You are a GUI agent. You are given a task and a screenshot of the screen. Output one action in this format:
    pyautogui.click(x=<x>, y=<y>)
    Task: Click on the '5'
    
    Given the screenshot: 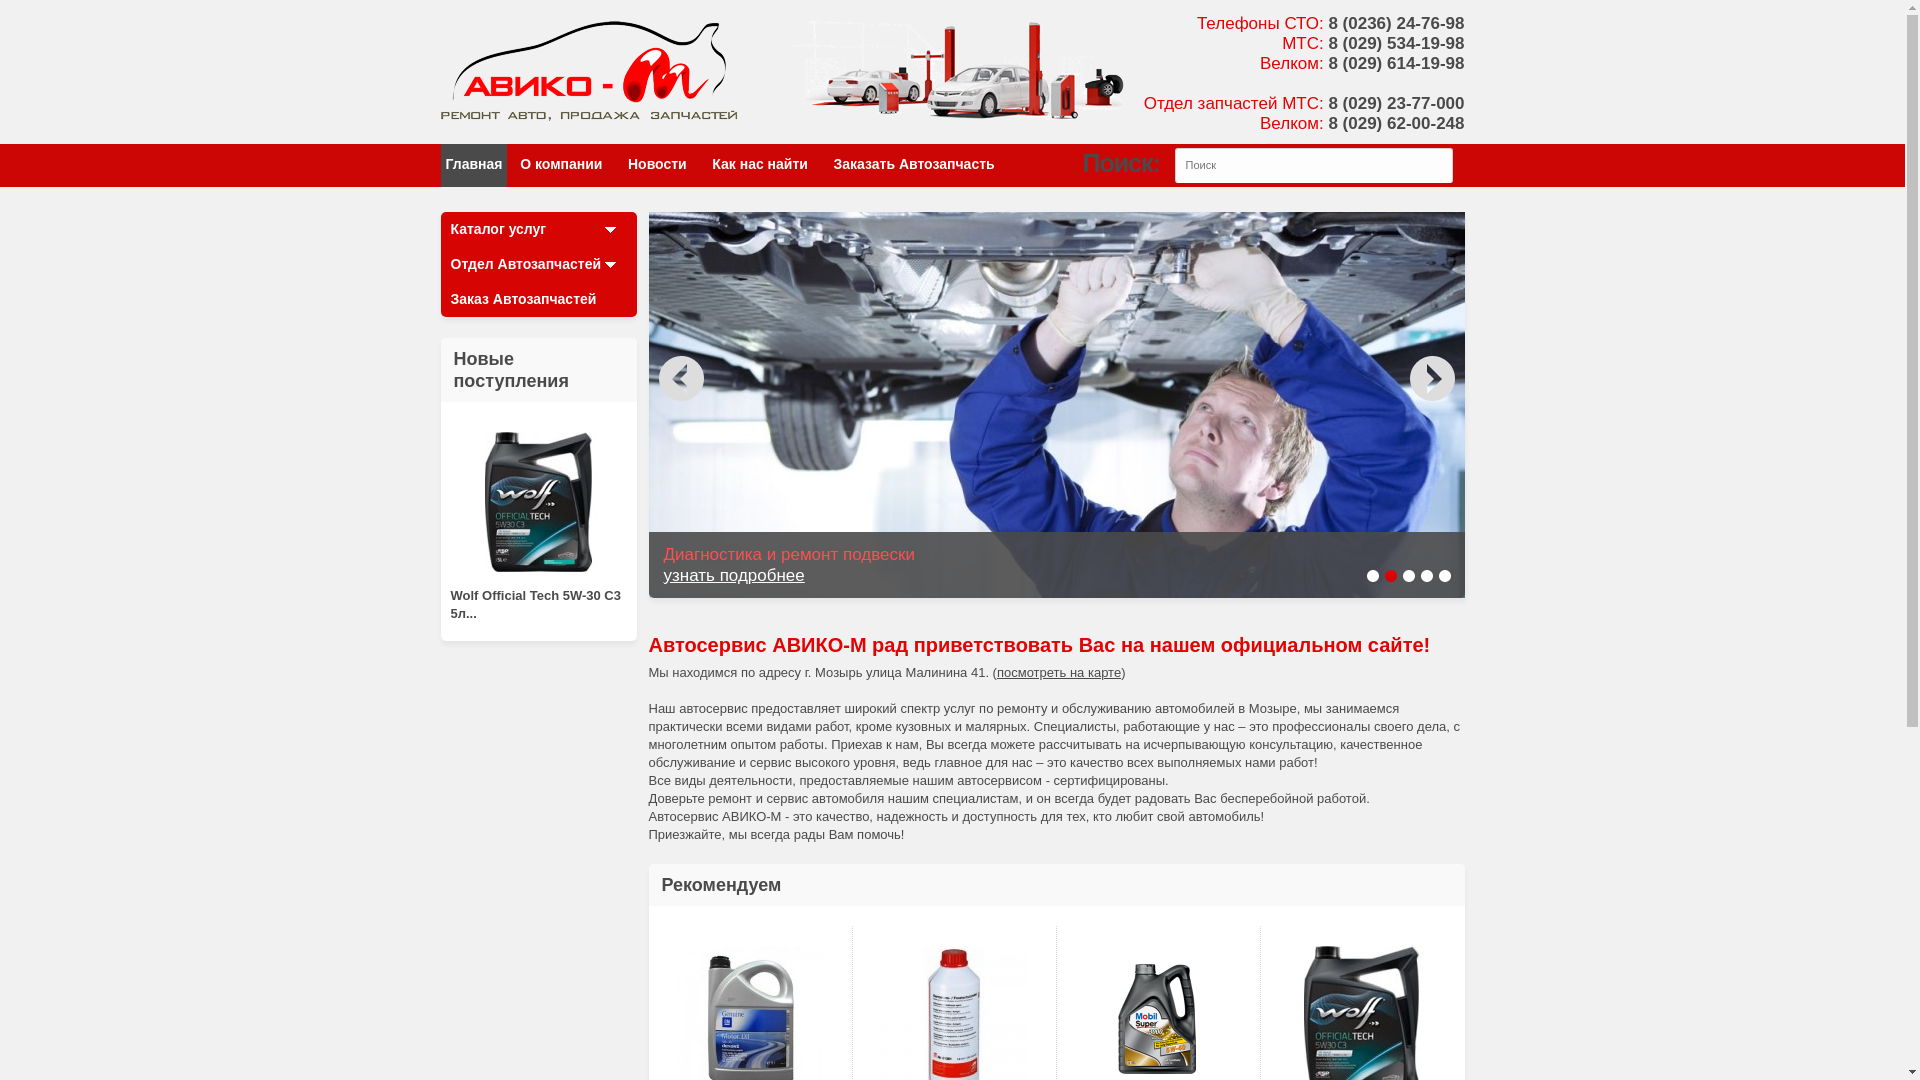 What is the action you would take?
    pyautogui.click(x=1444, y=575)
    